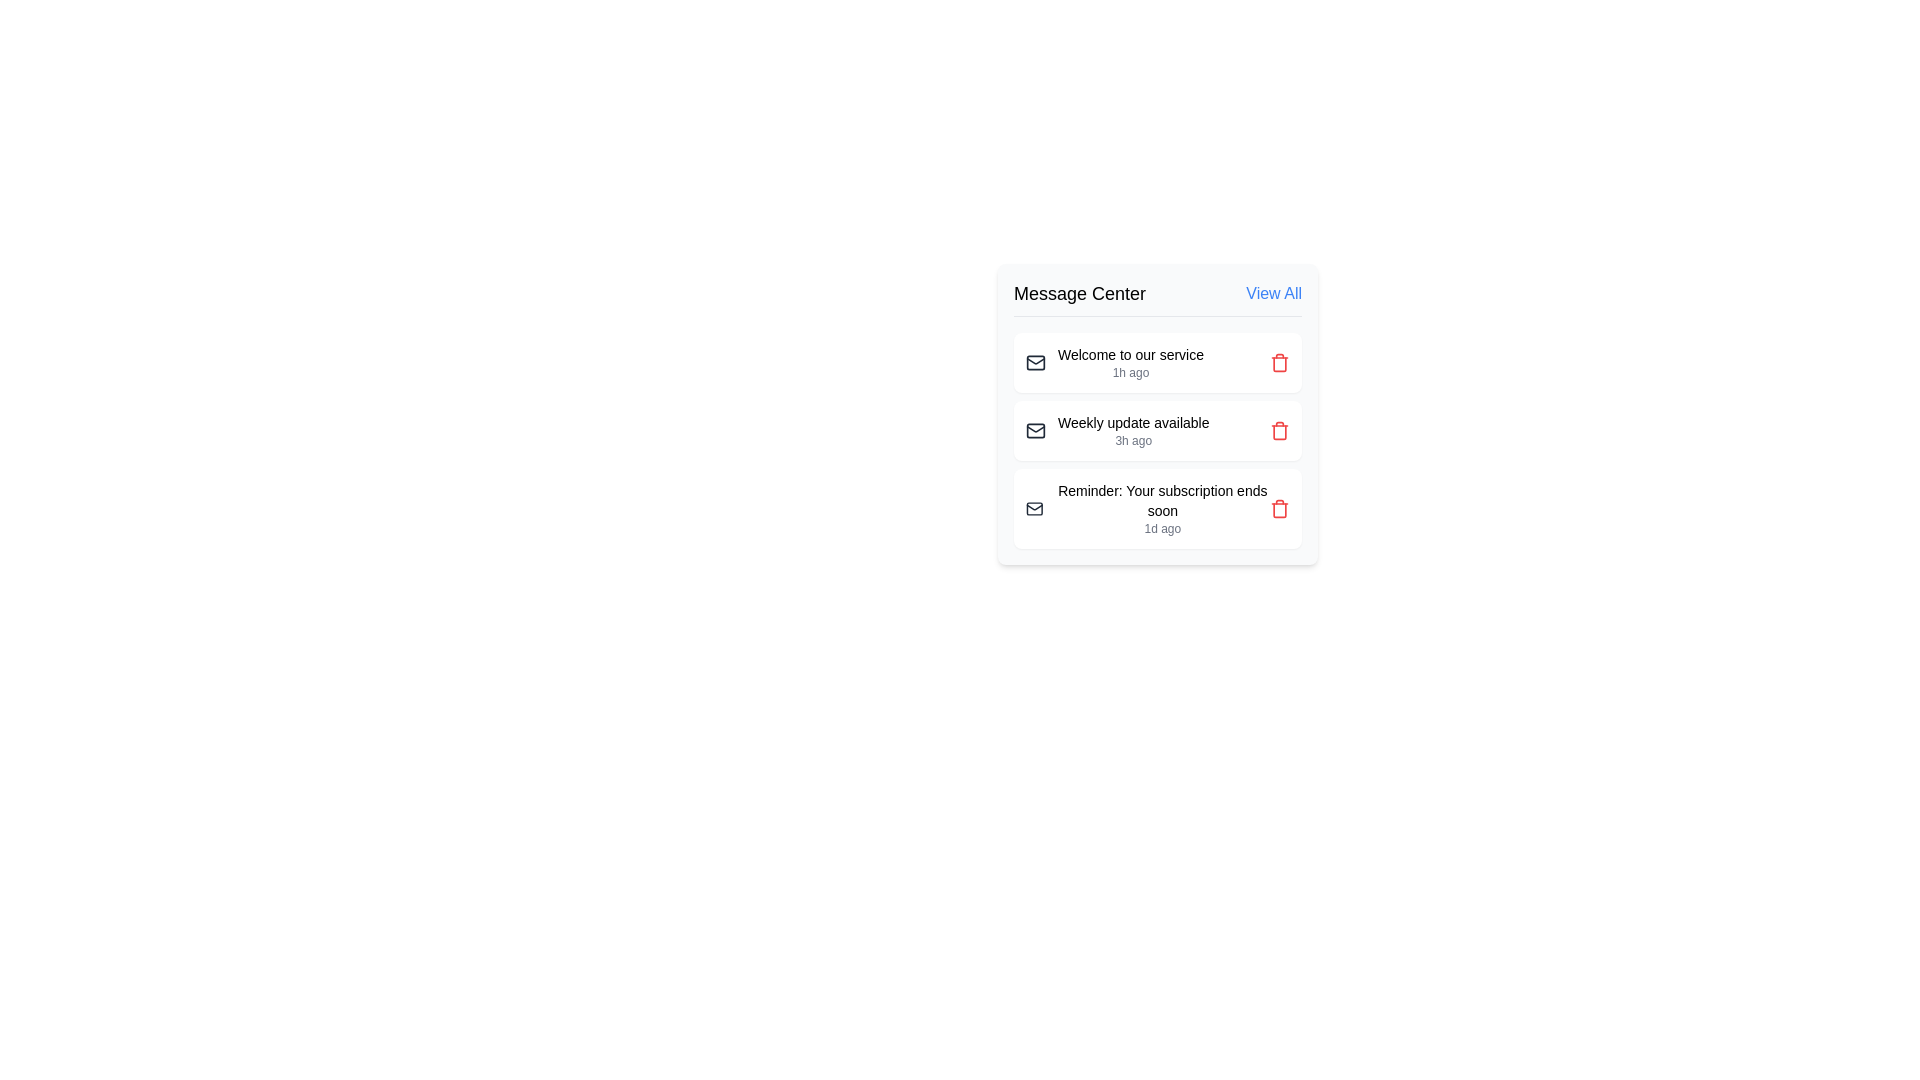 This screenshot has width=1920, height=1080. What do you see at coordinates (1147, 508) in the screenshot?
I see `the email icon of the third notification item in the Message Center` at bounding box center [1147, 508].